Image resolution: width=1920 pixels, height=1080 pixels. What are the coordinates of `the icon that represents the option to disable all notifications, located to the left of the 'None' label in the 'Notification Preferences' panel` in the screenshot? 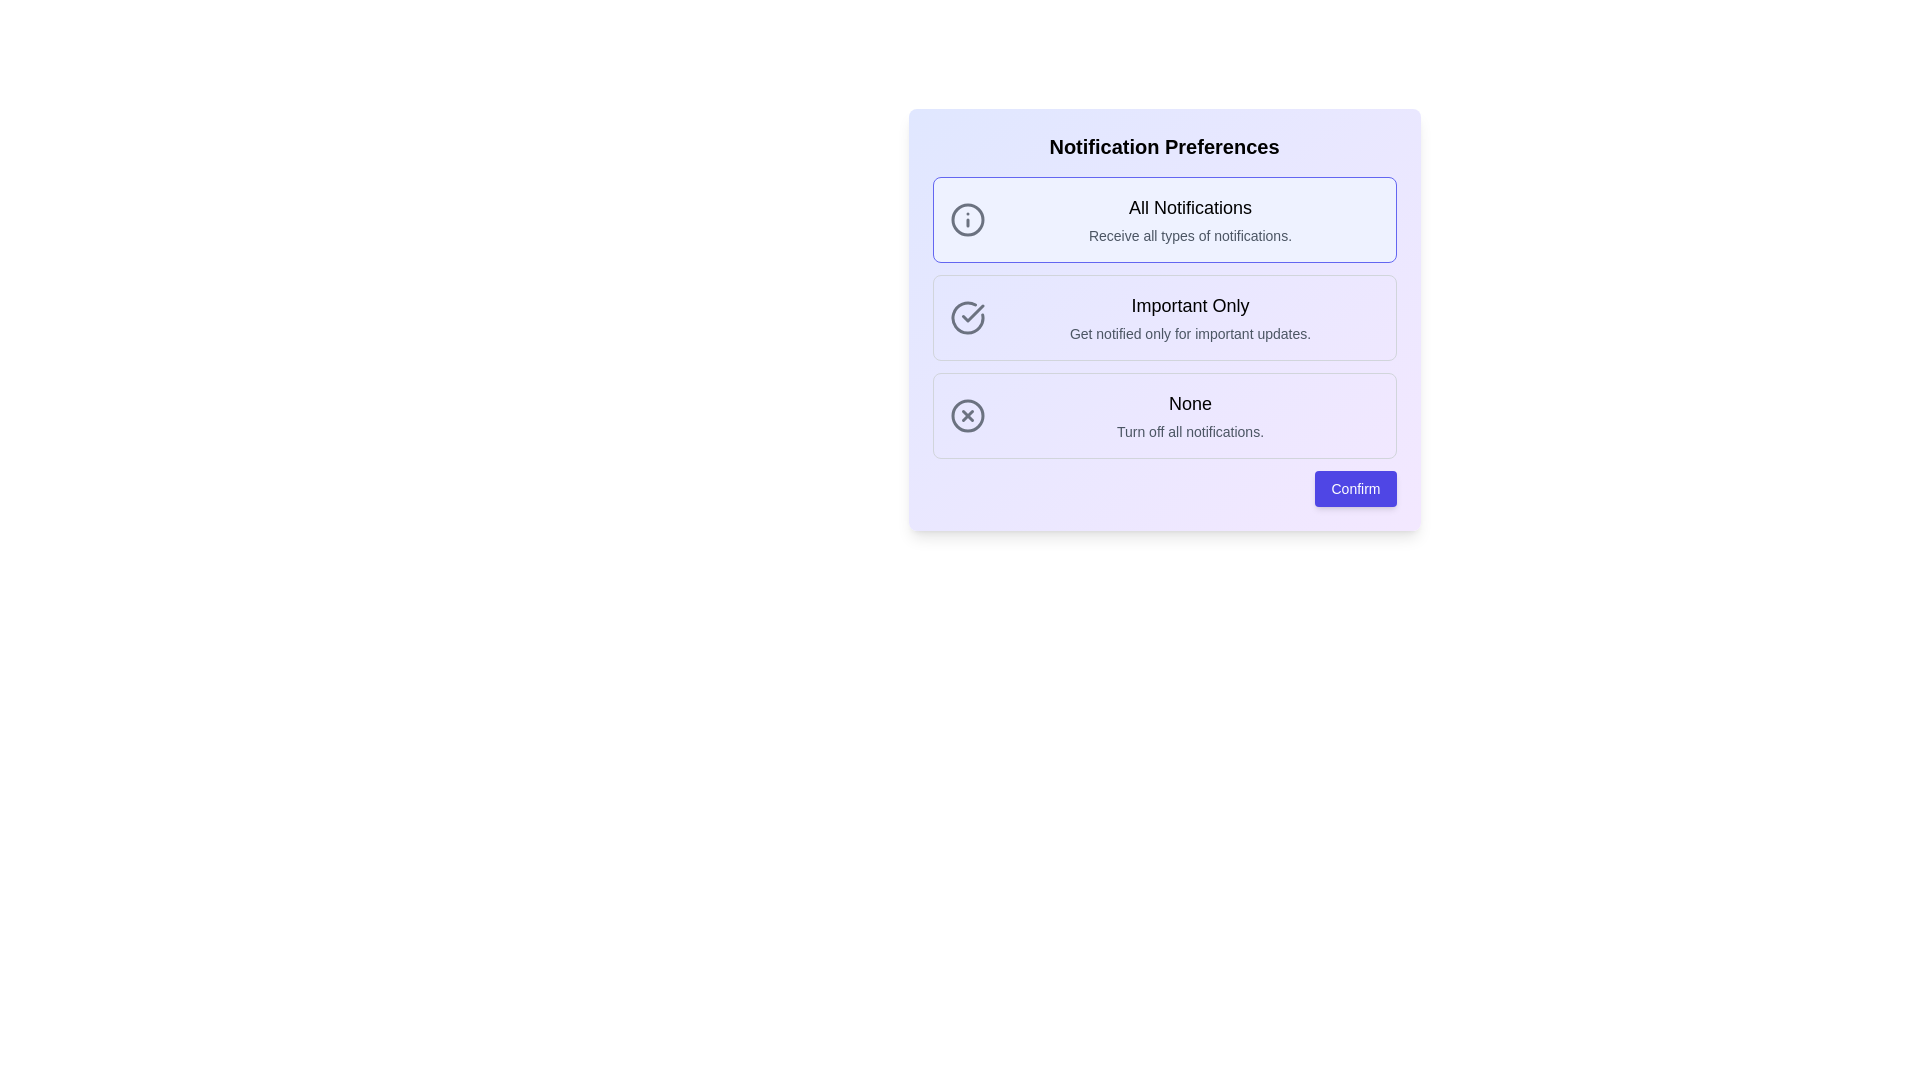 It's located at (967, 415).